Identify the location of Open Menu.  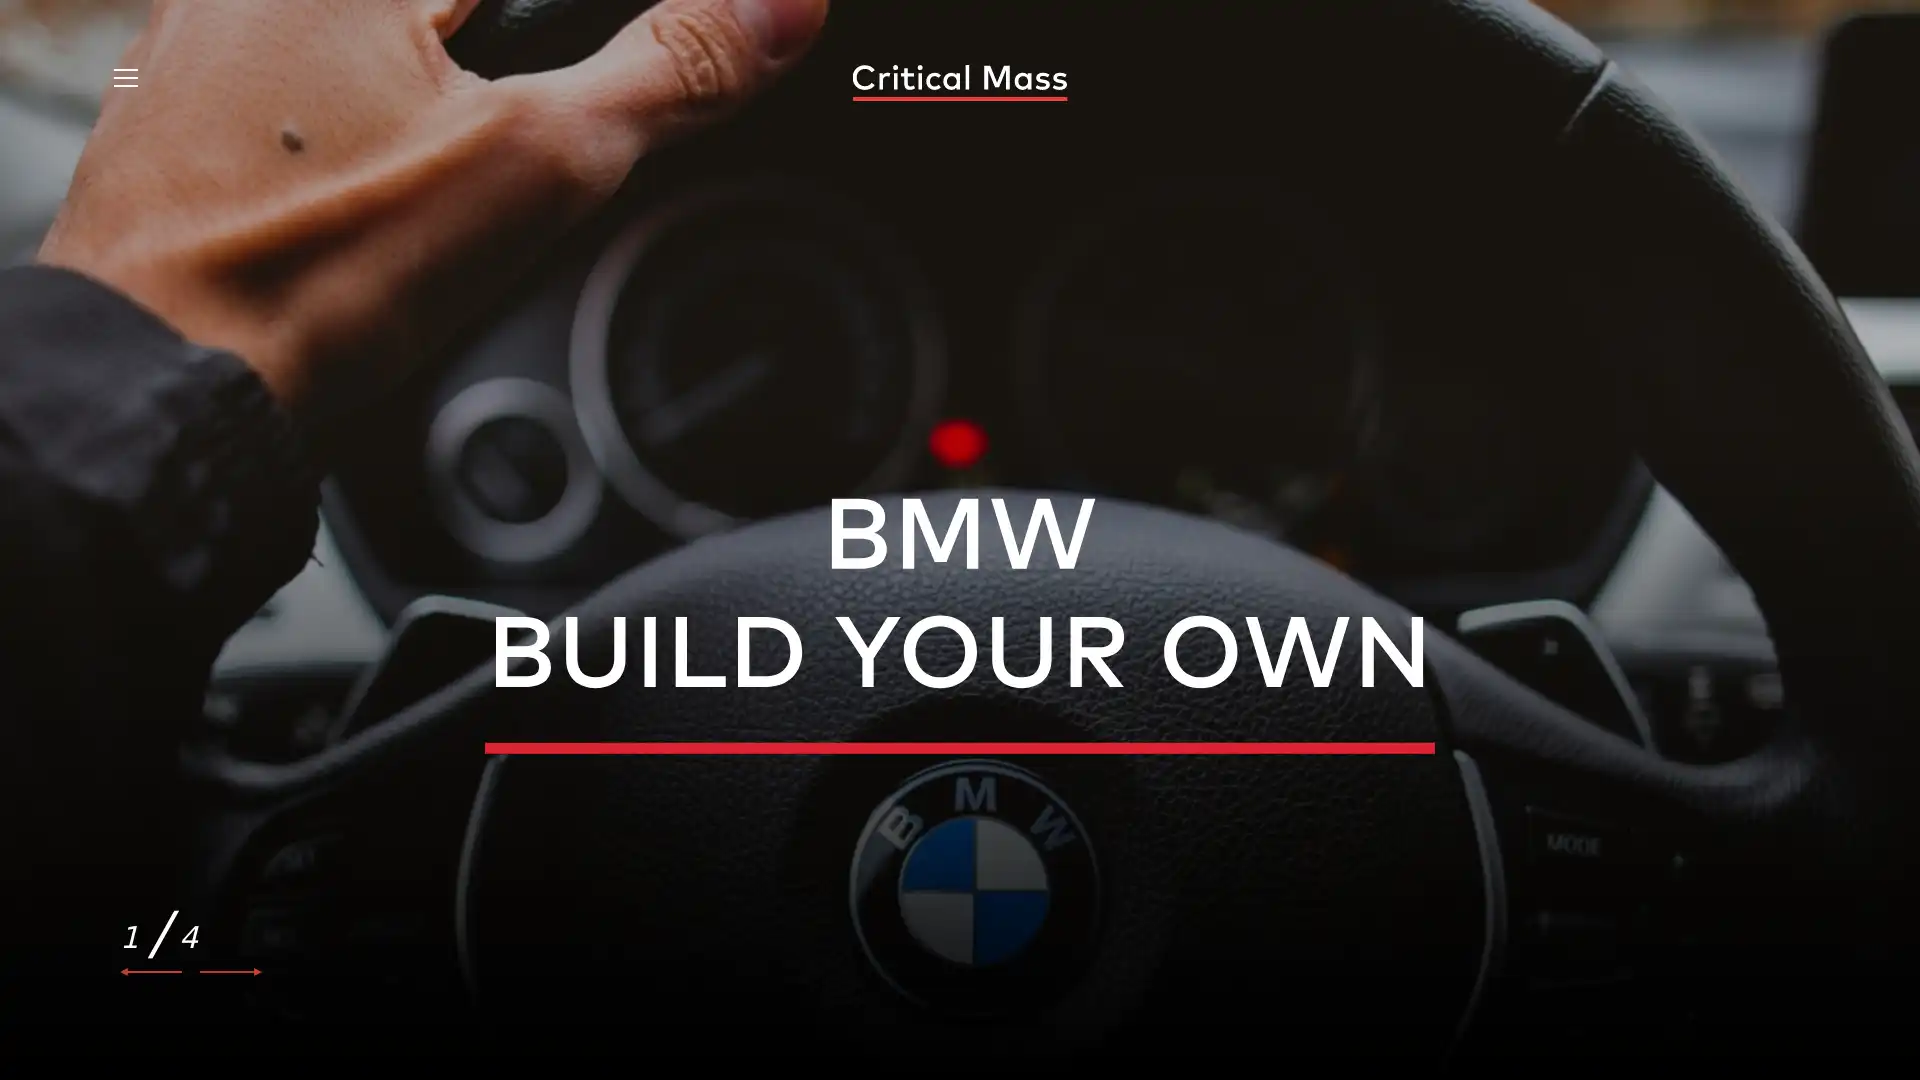
(124, 80).